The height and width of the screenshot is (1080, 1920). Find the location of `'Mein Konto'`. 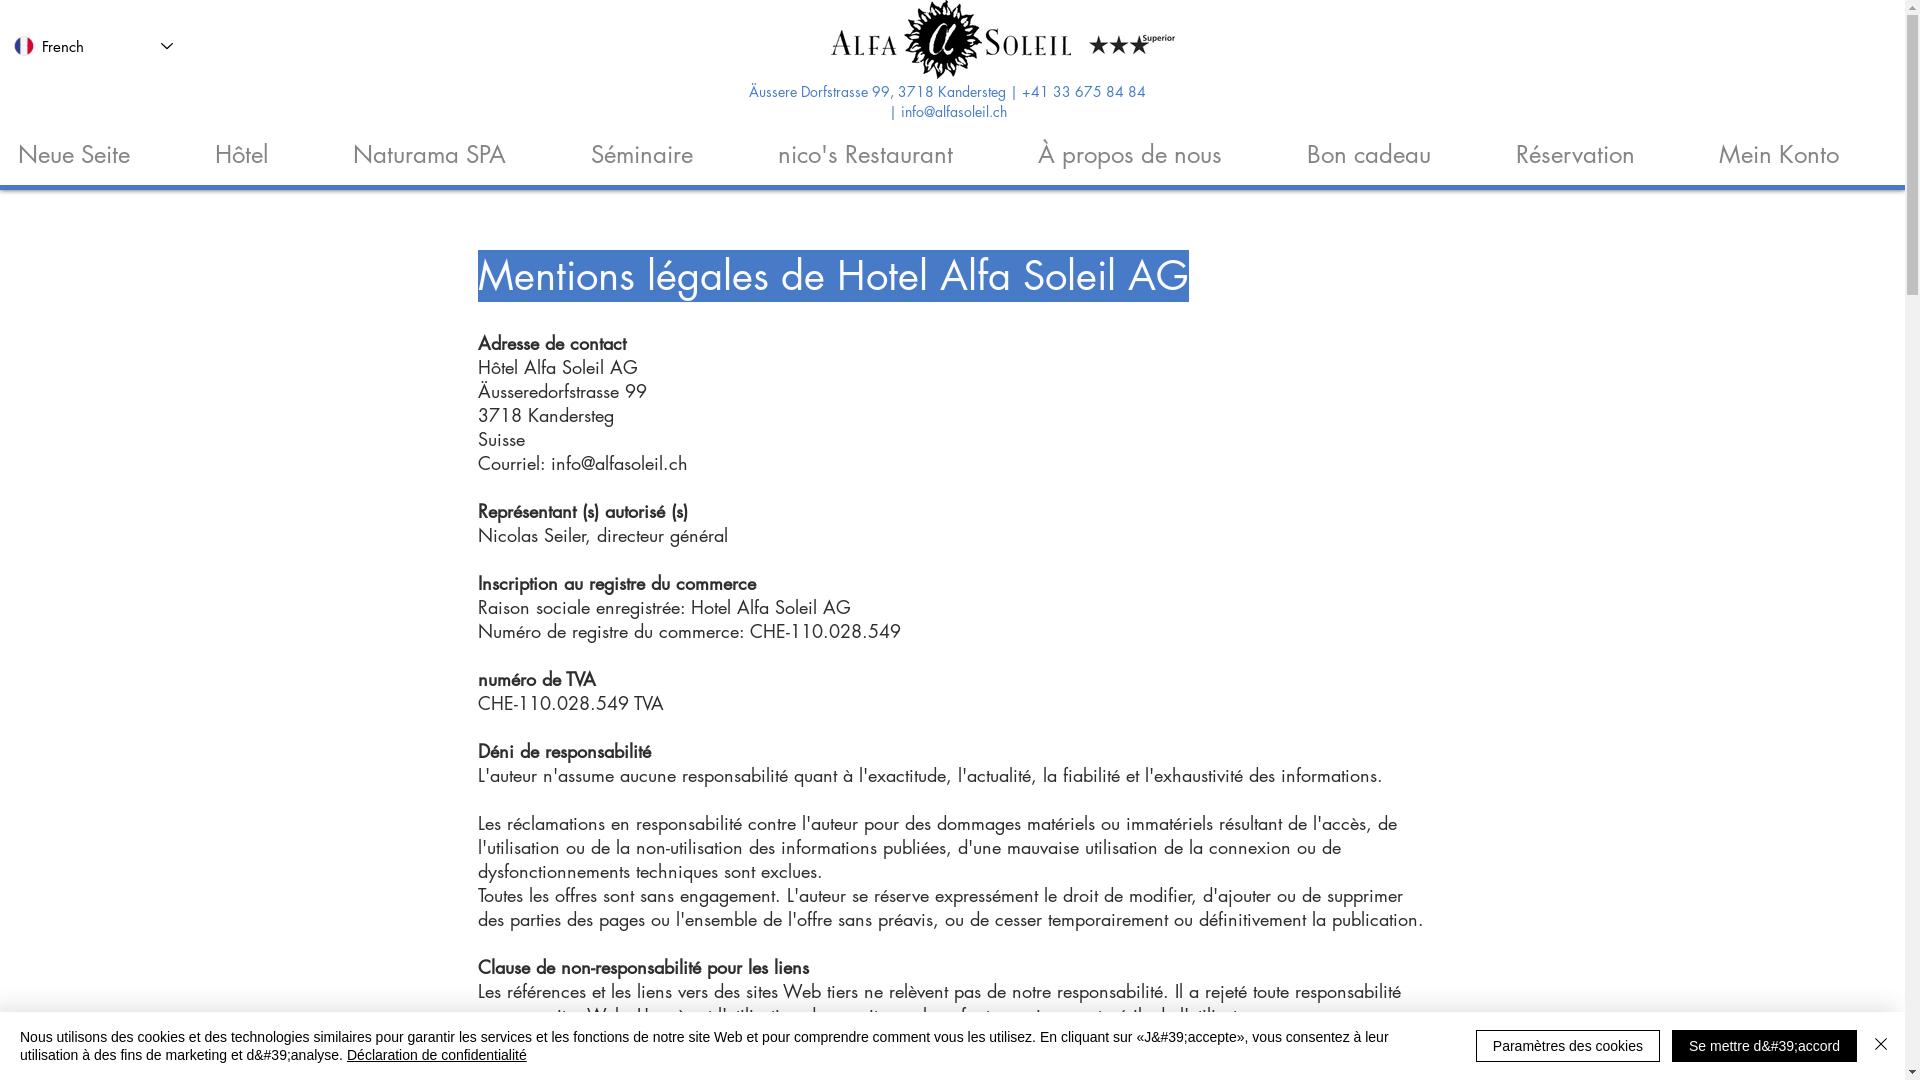

'Mein Konto' is located at coordinates (1803, 144).